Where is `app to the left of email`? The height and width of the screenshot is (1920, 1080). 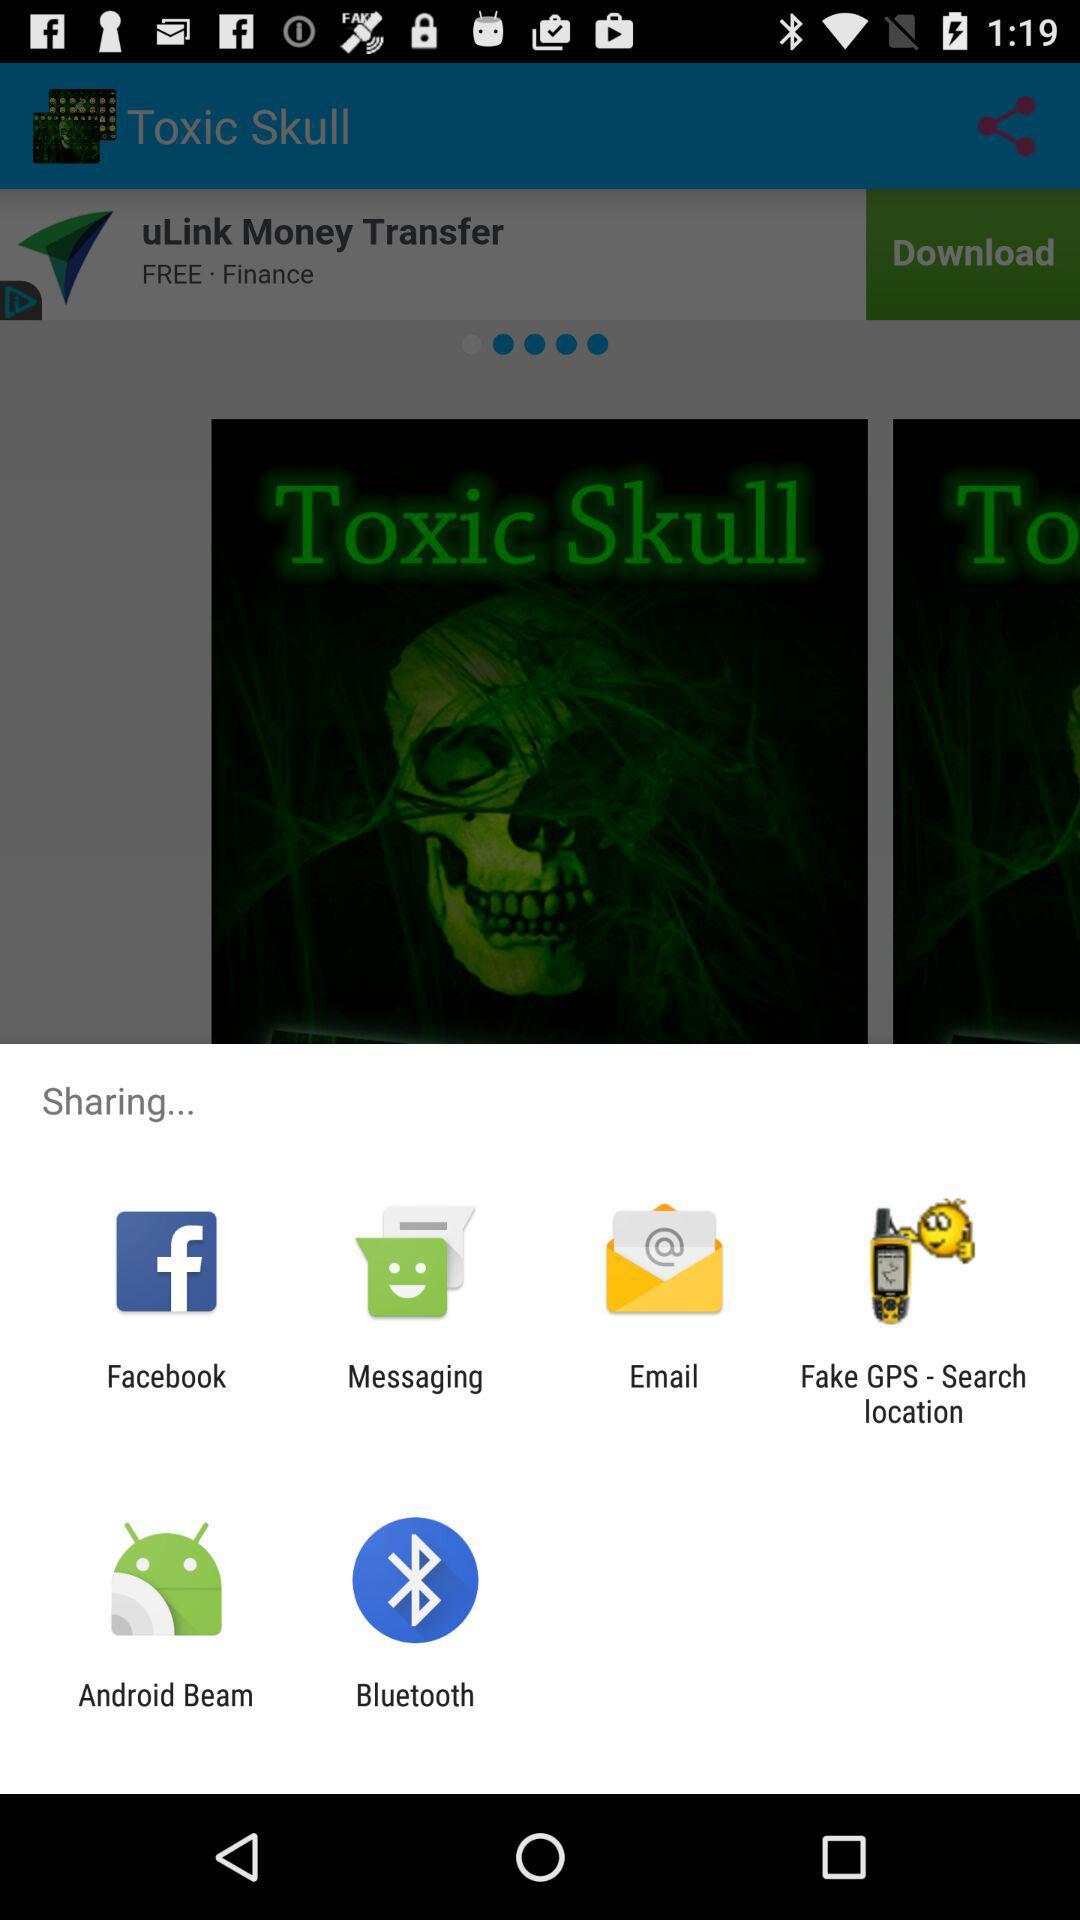
app to the left of email is located at coordinates (414, 1392).